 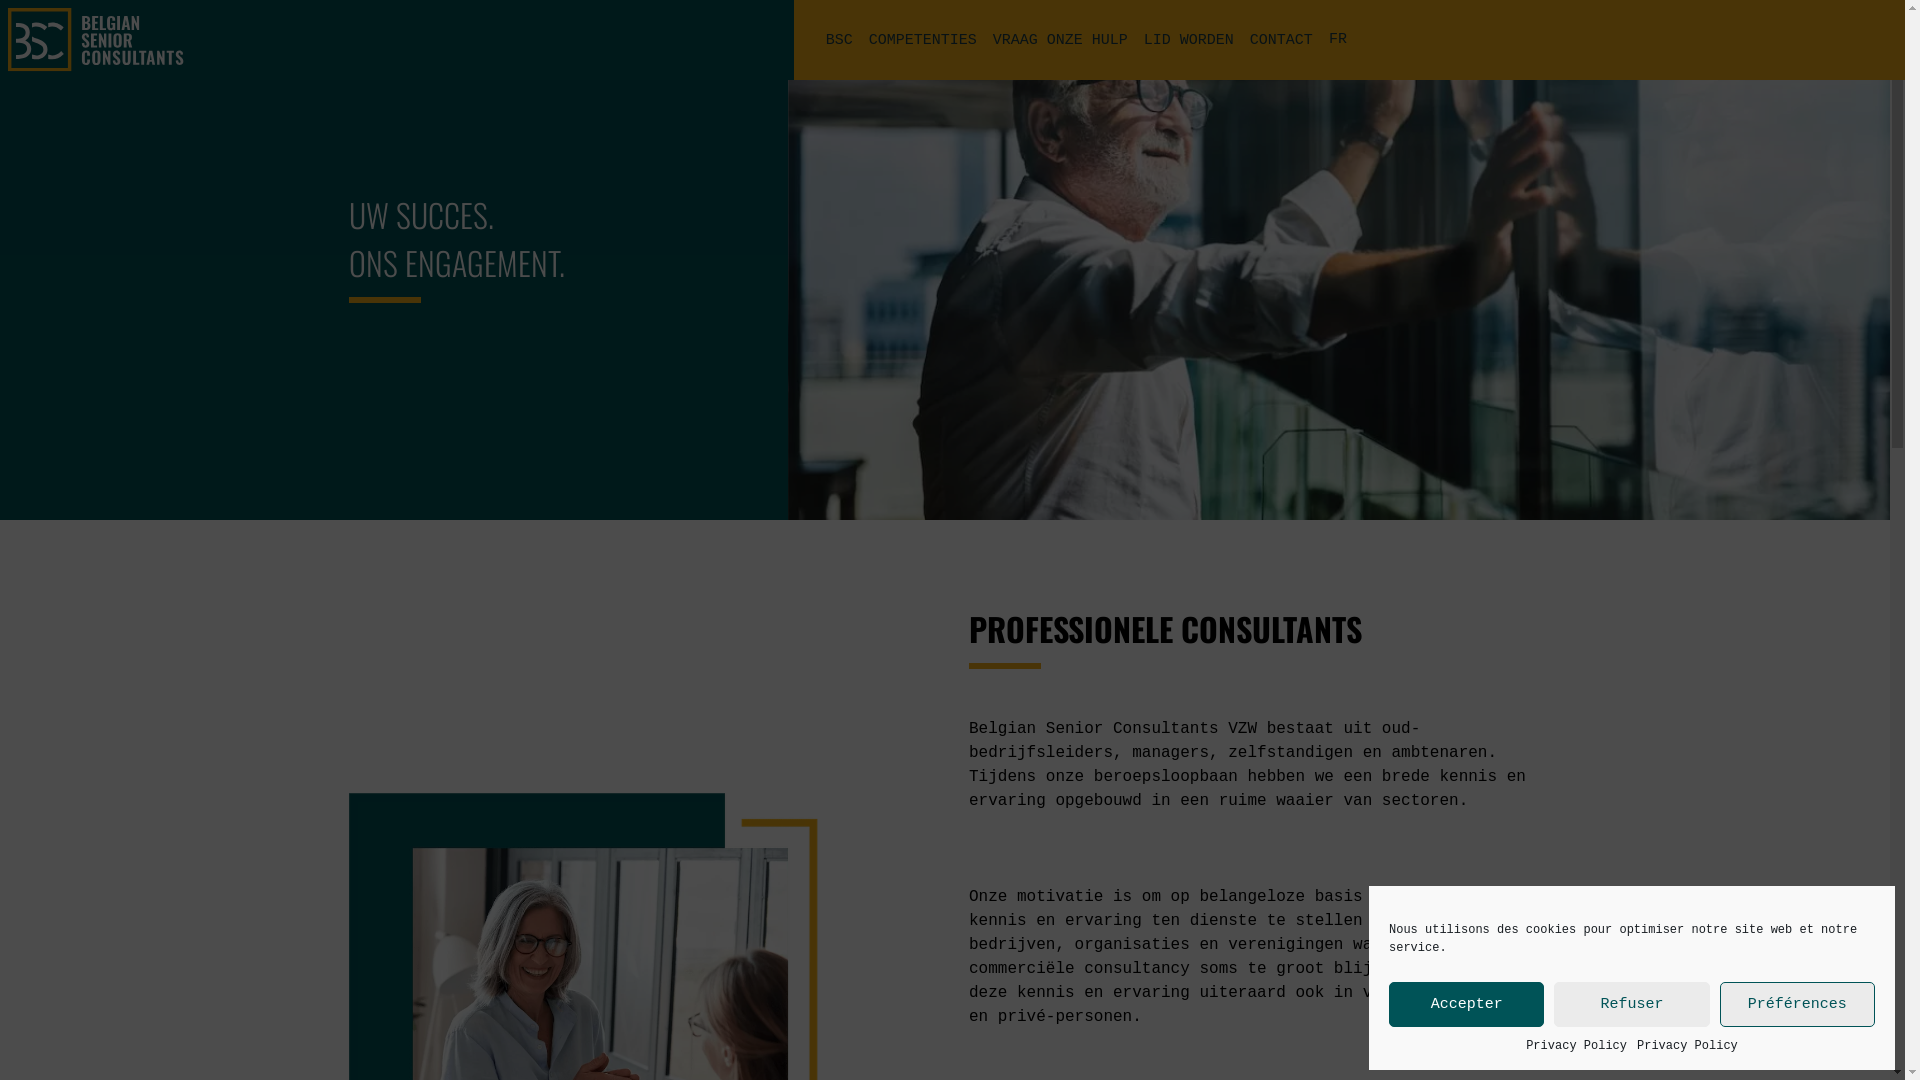 What do you see at coordinates (1525, 1044) in the screenshot?
I see `'Privacy Policy'` at bounding box center [1525, 1044].